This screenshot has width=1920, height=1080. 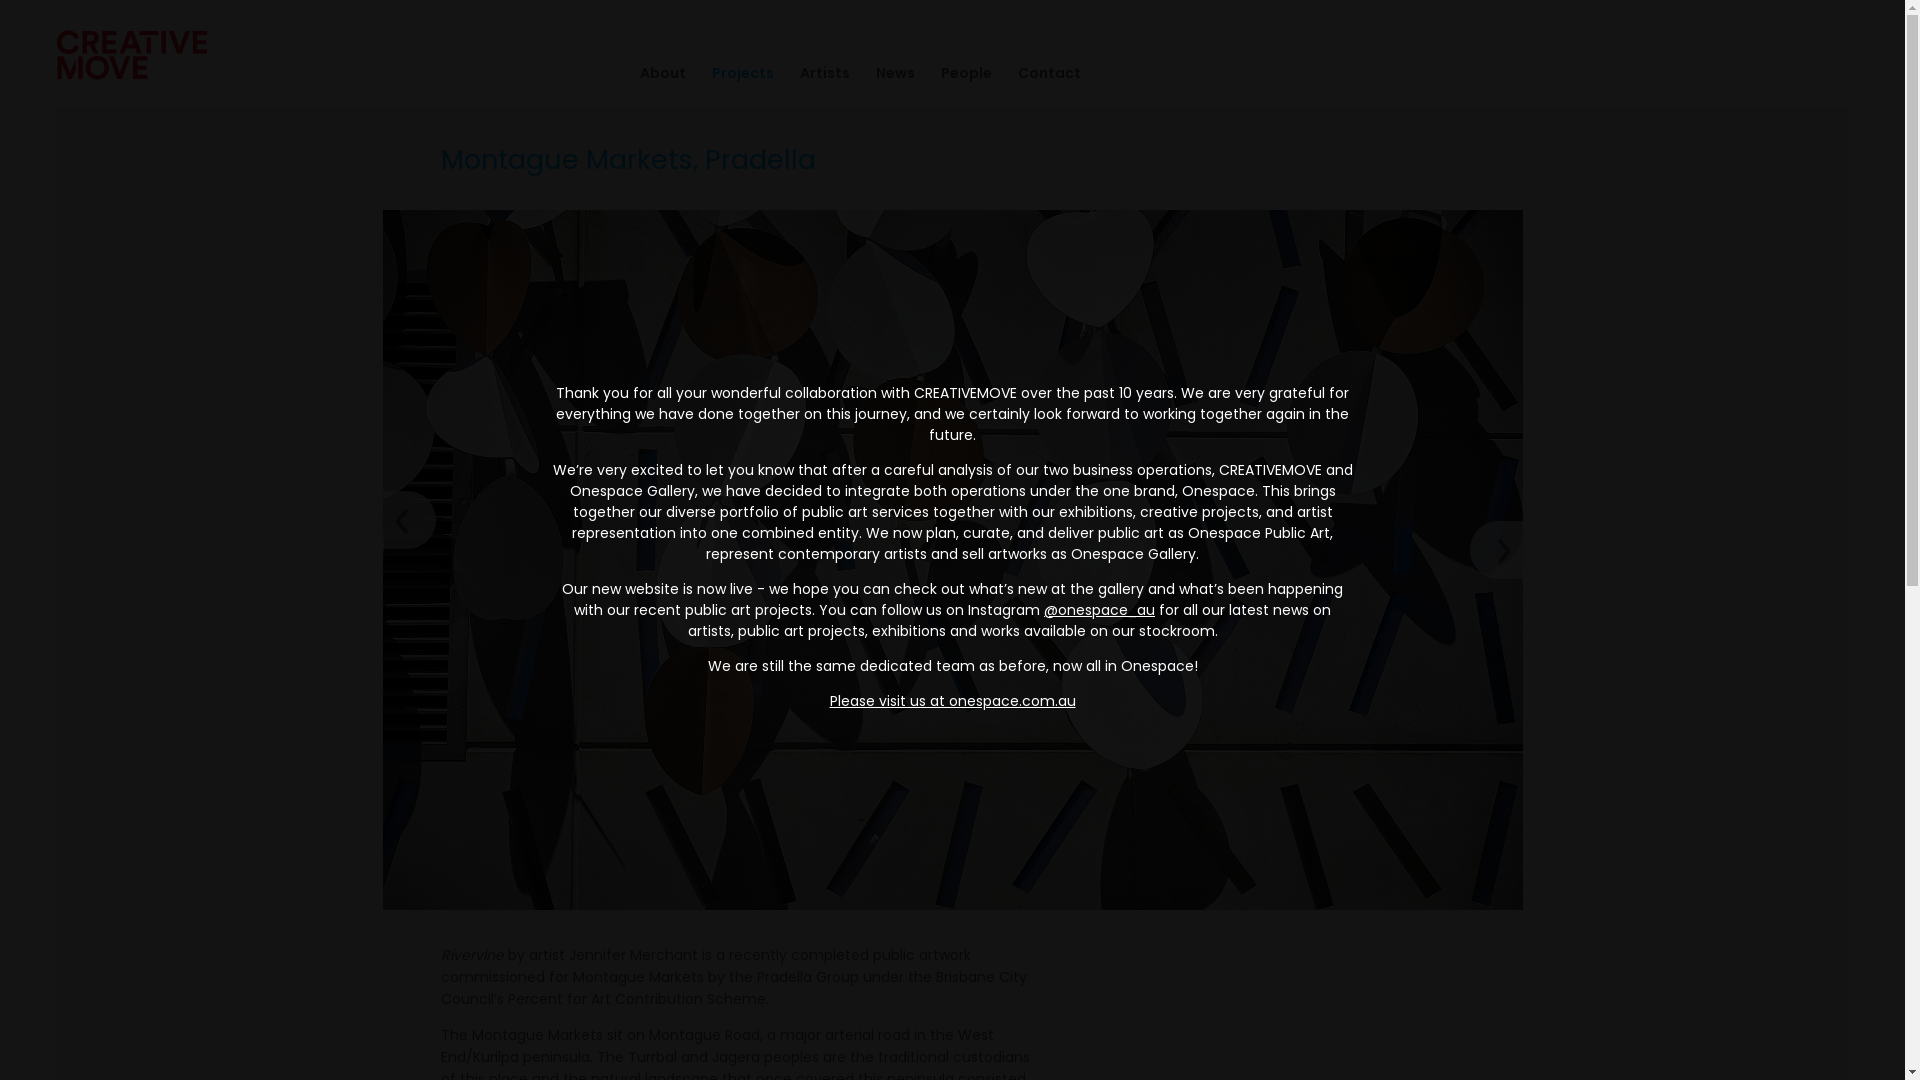 What do you see at coordinates (830, 698) in the screenshot?
I see `'Please visit us at onespace.com.au'` at bounding box center [830, 698].